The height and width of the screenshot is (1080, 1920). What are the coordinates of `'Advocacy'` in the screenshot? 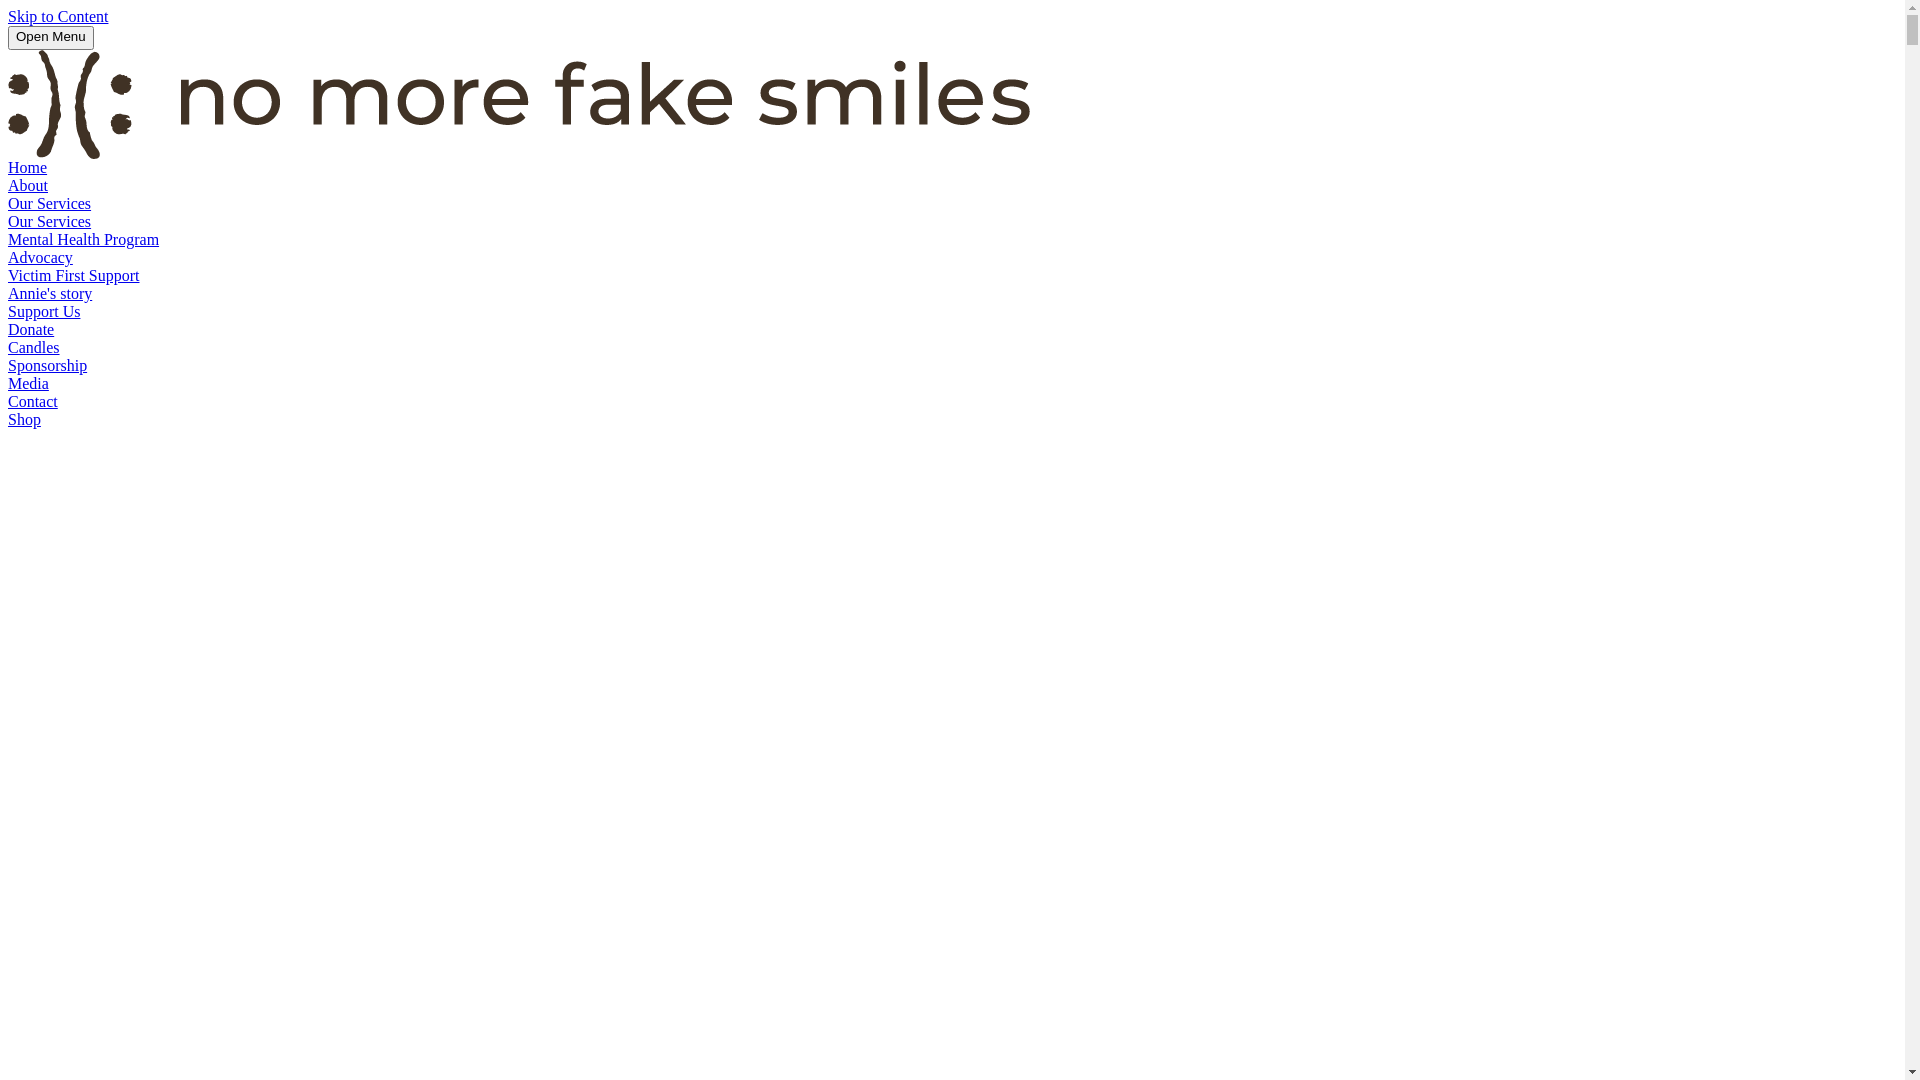 It's located at (40, 256).